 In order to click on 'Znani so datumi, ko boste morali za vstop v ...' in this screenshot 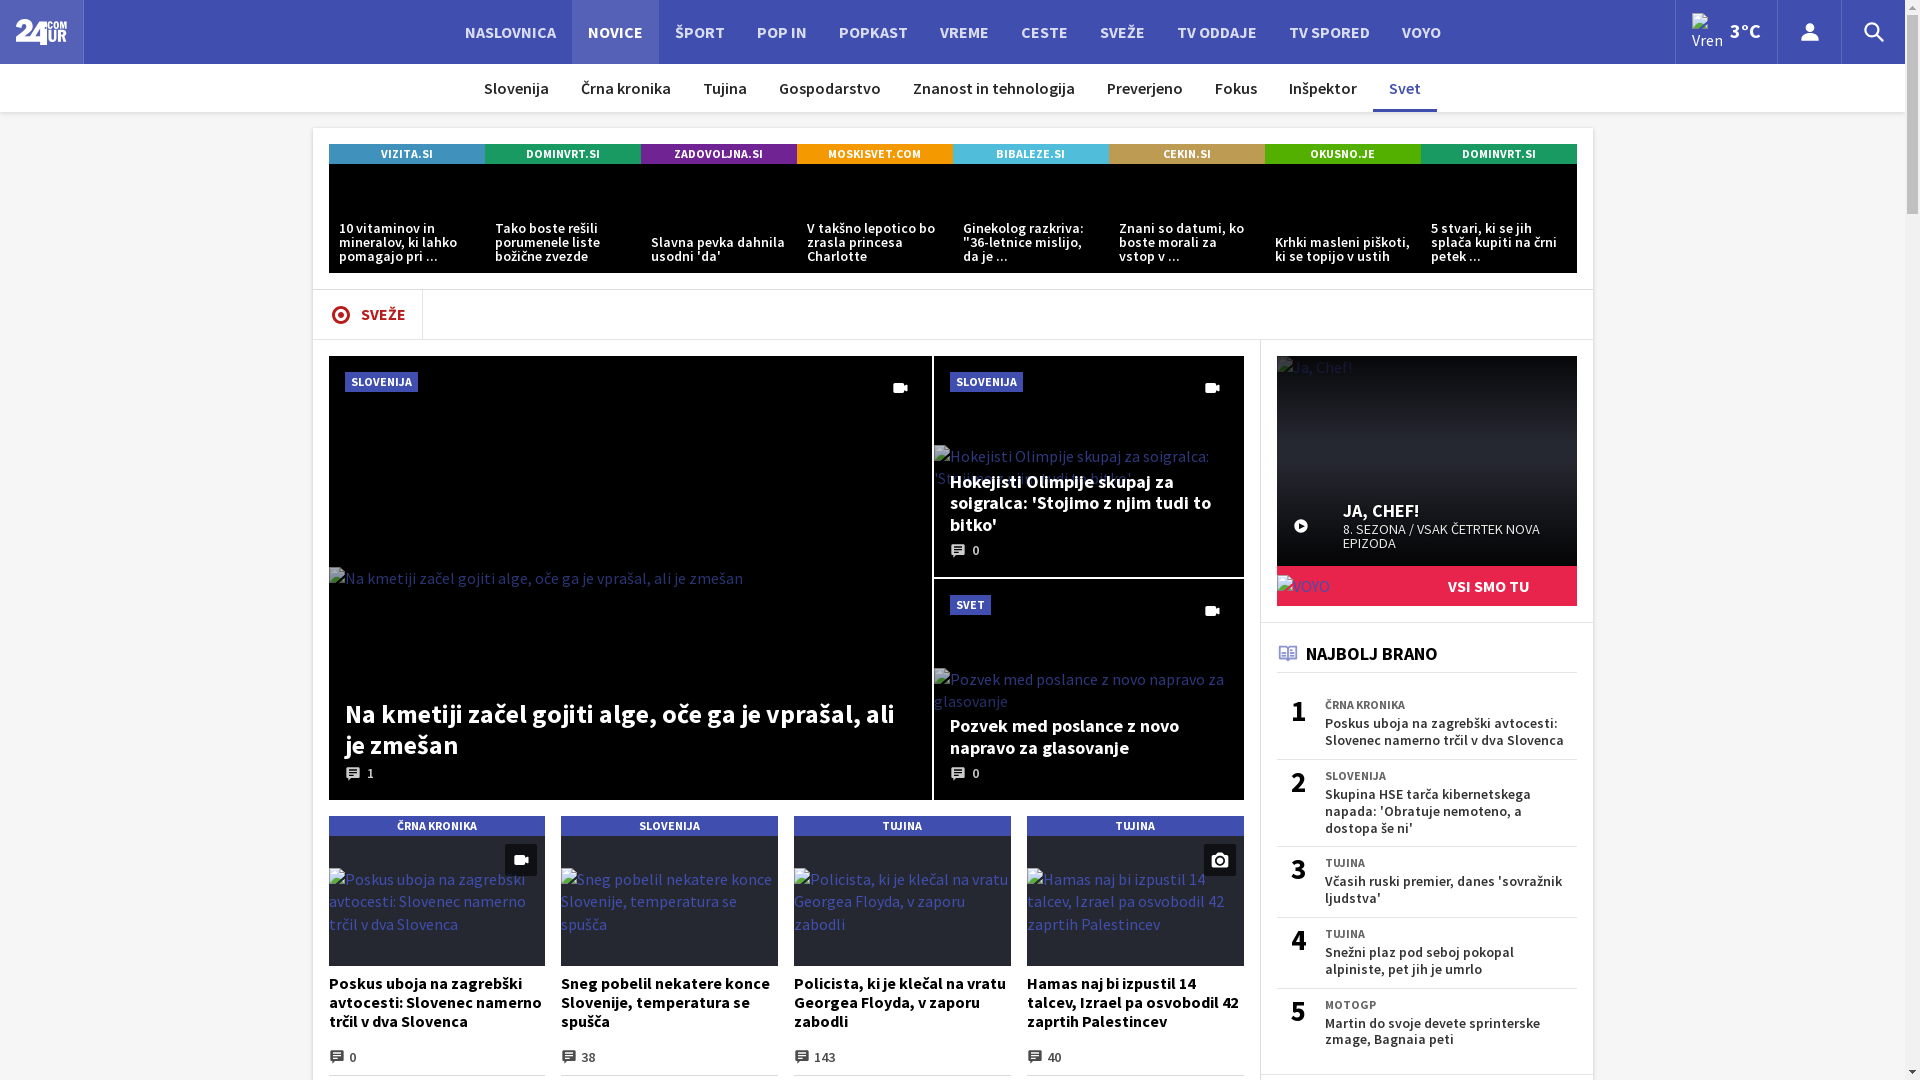, I will do `click(1185, 218)`.